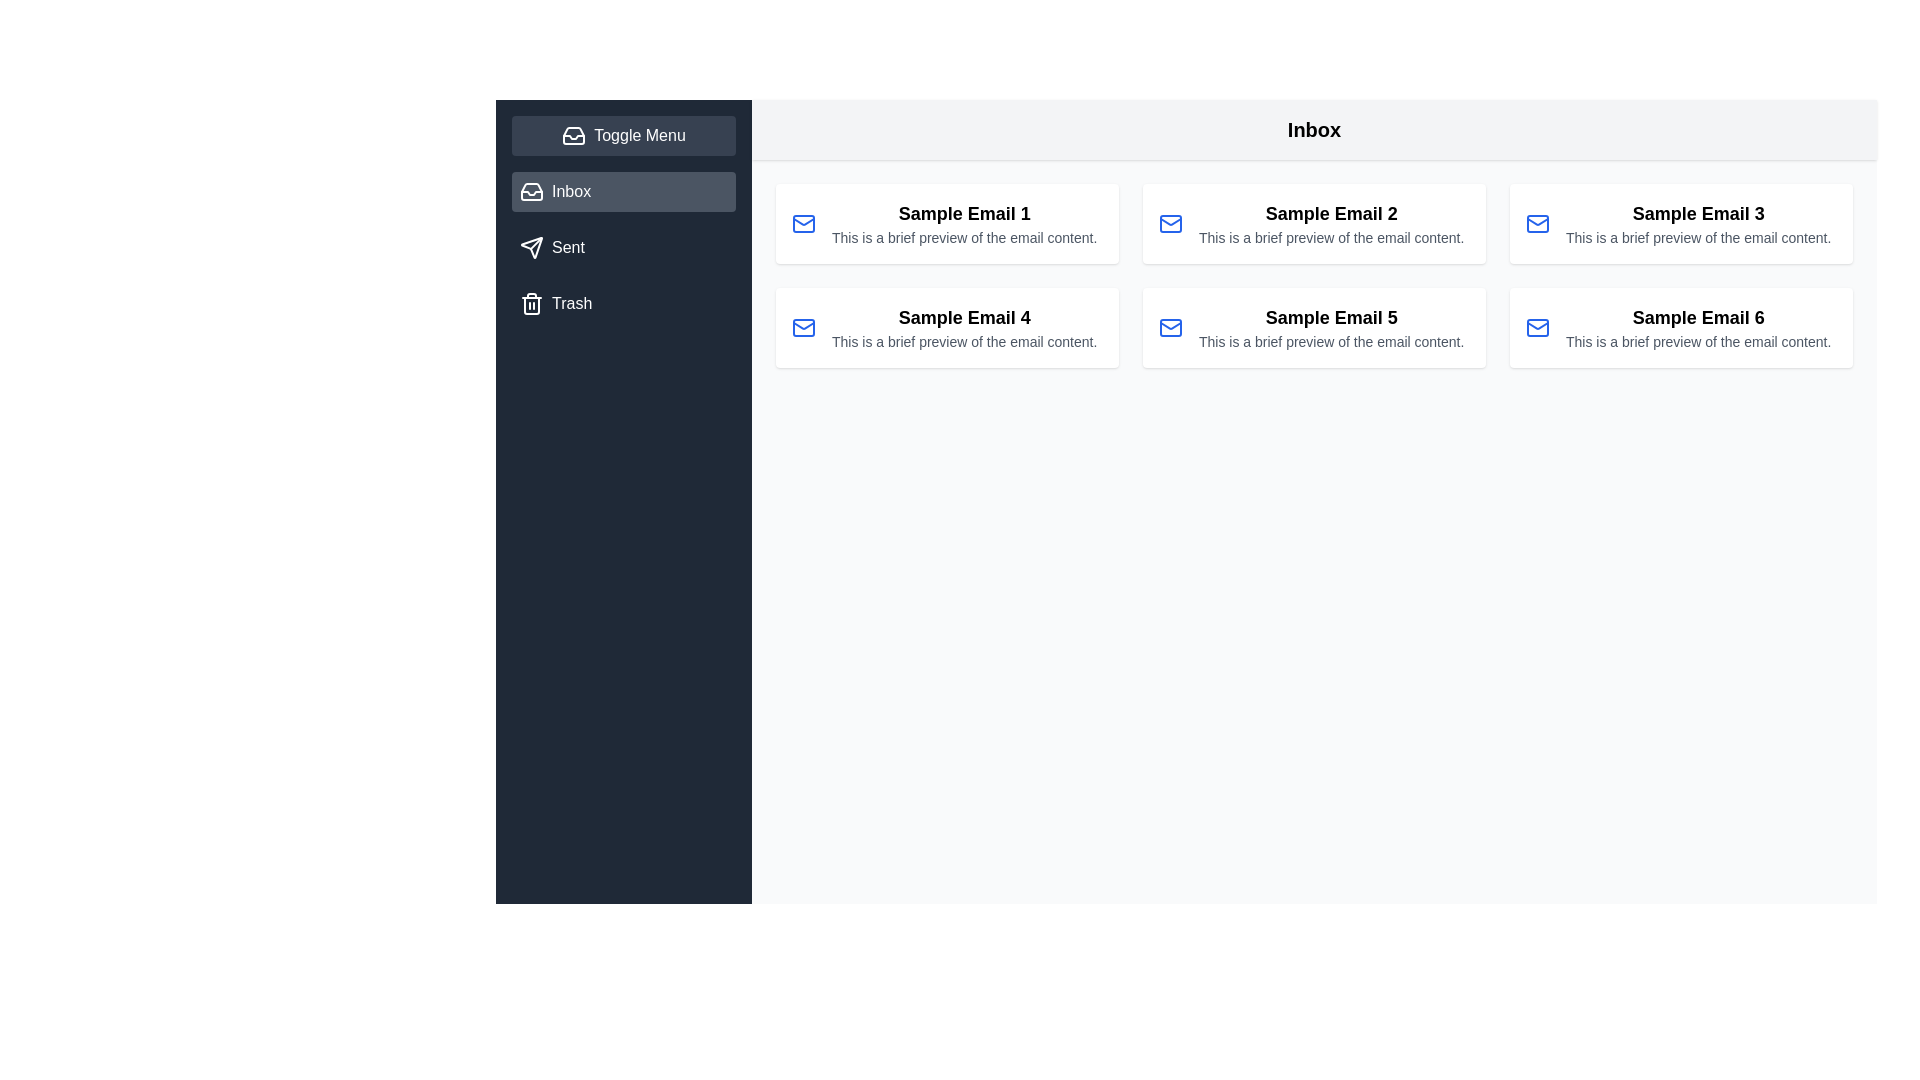 The width and height of the screenshot is (1920, 1080). Describe the element at coordinates (1680, 223) in the screenshot. I see `the email card item located at the top-right corner of the grid layout` at that location.